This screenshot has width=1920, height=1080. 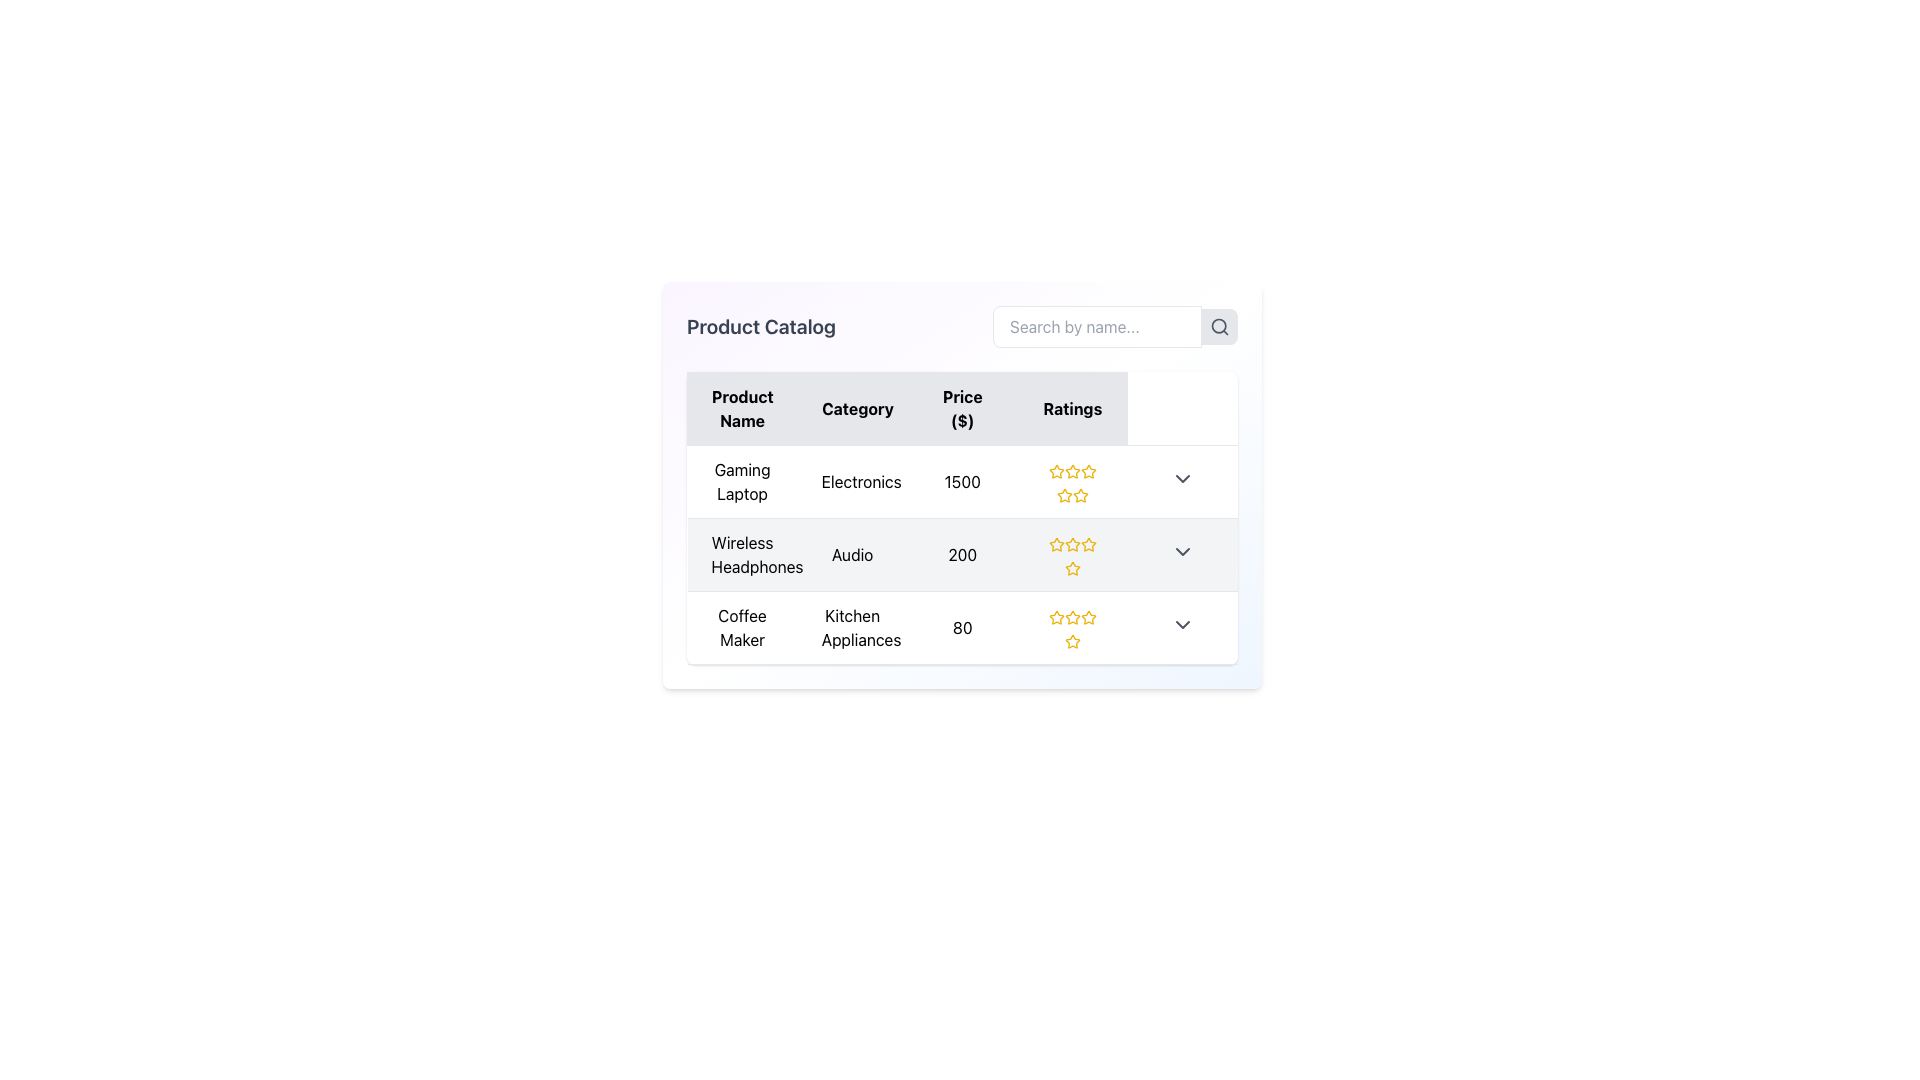 What do you see at coordinates (1182, 623) in the screenshot?
I see `the dropdown toggle located at the right end of the 'Ratings' column for the 'Coffee Maker' product` at bounding box center [1182, 623].